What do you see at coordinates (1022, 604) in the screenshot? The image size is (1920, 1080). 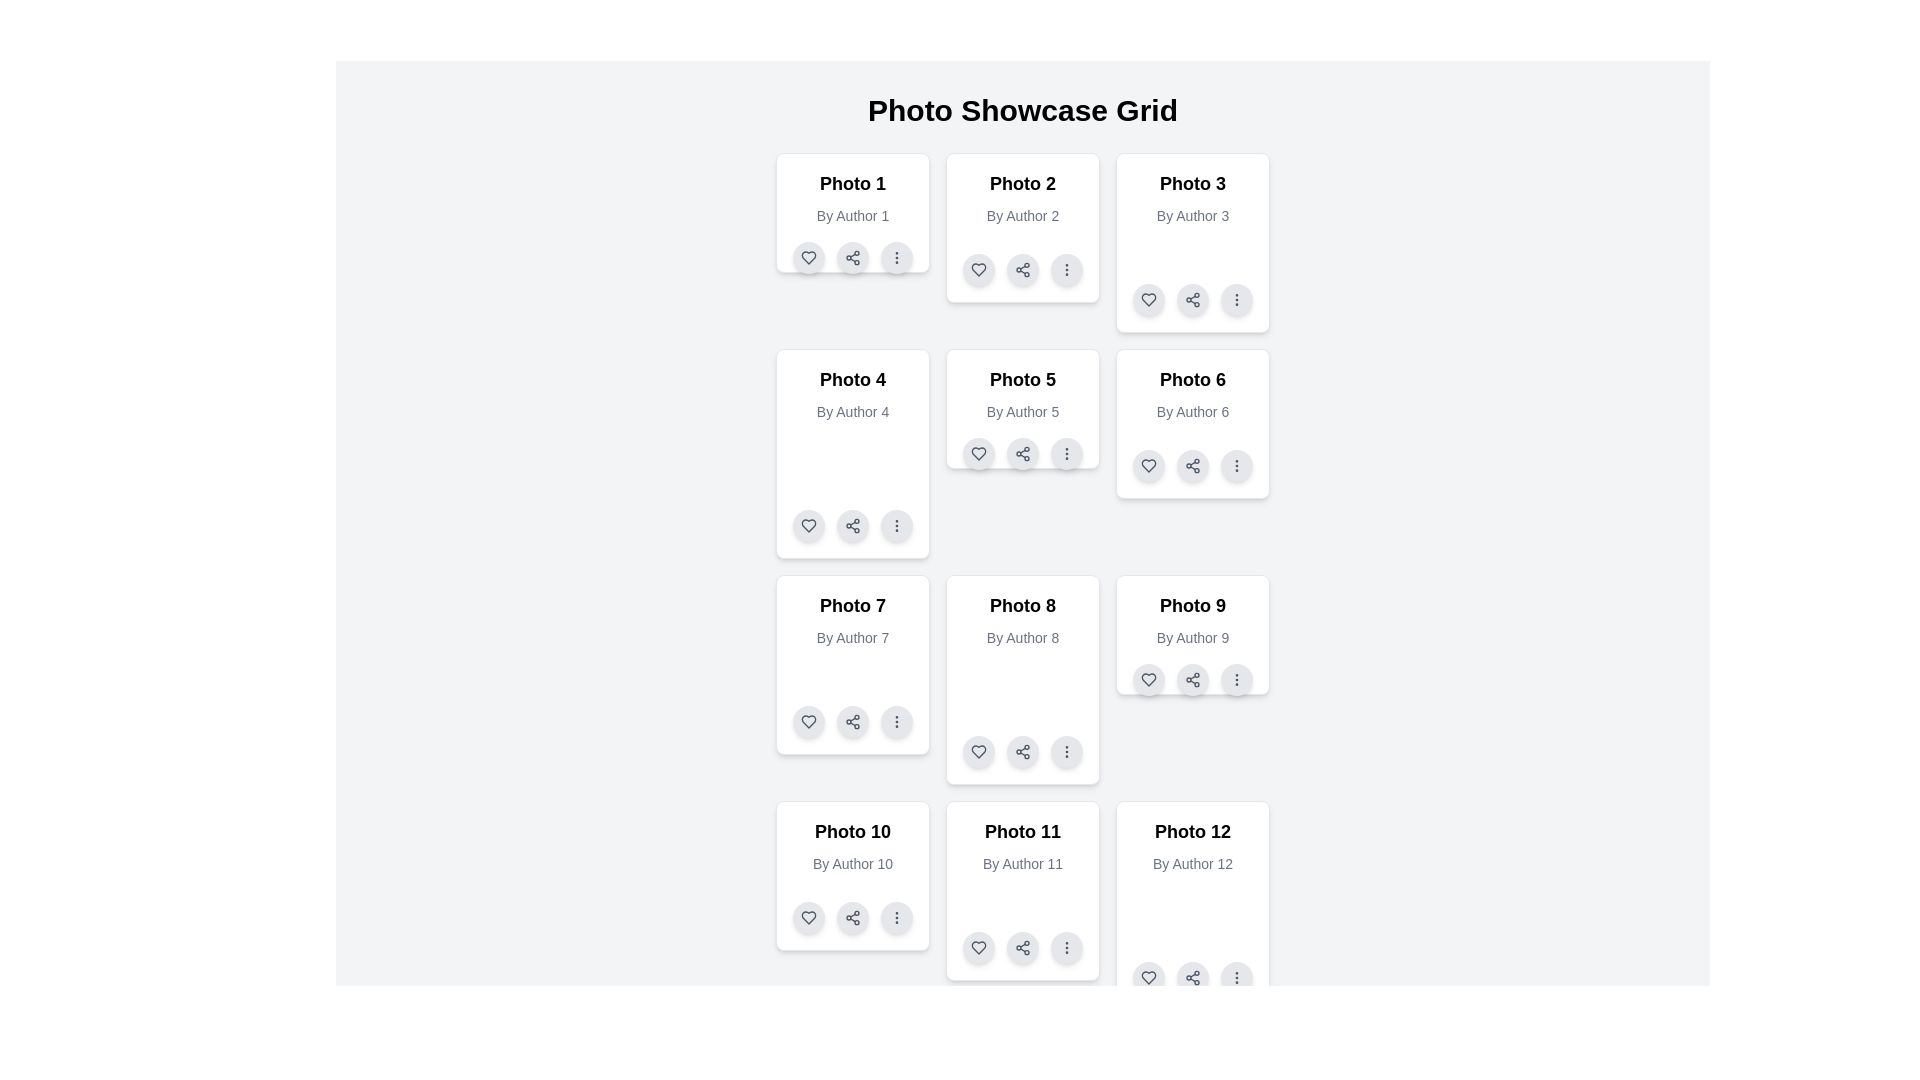 I see `the text label indicating 'Photo 8' located at the top of the card in the third row and second column of the grid layout` at bounding box center [1022, 604].